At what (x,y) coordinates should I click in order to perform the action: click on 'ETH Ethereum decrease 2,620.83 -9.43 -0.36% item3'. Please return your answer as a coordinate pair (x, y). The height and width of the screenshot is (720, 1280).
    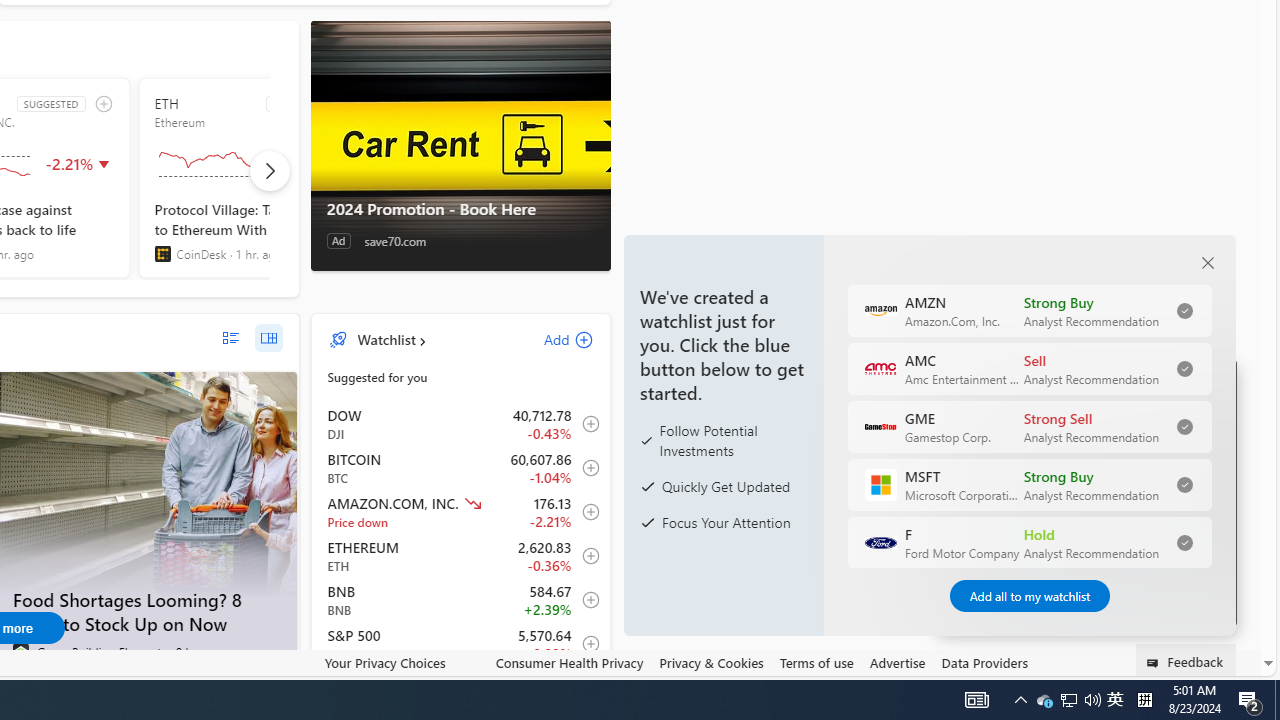
    Looking at the image, I should click on (460, 556).